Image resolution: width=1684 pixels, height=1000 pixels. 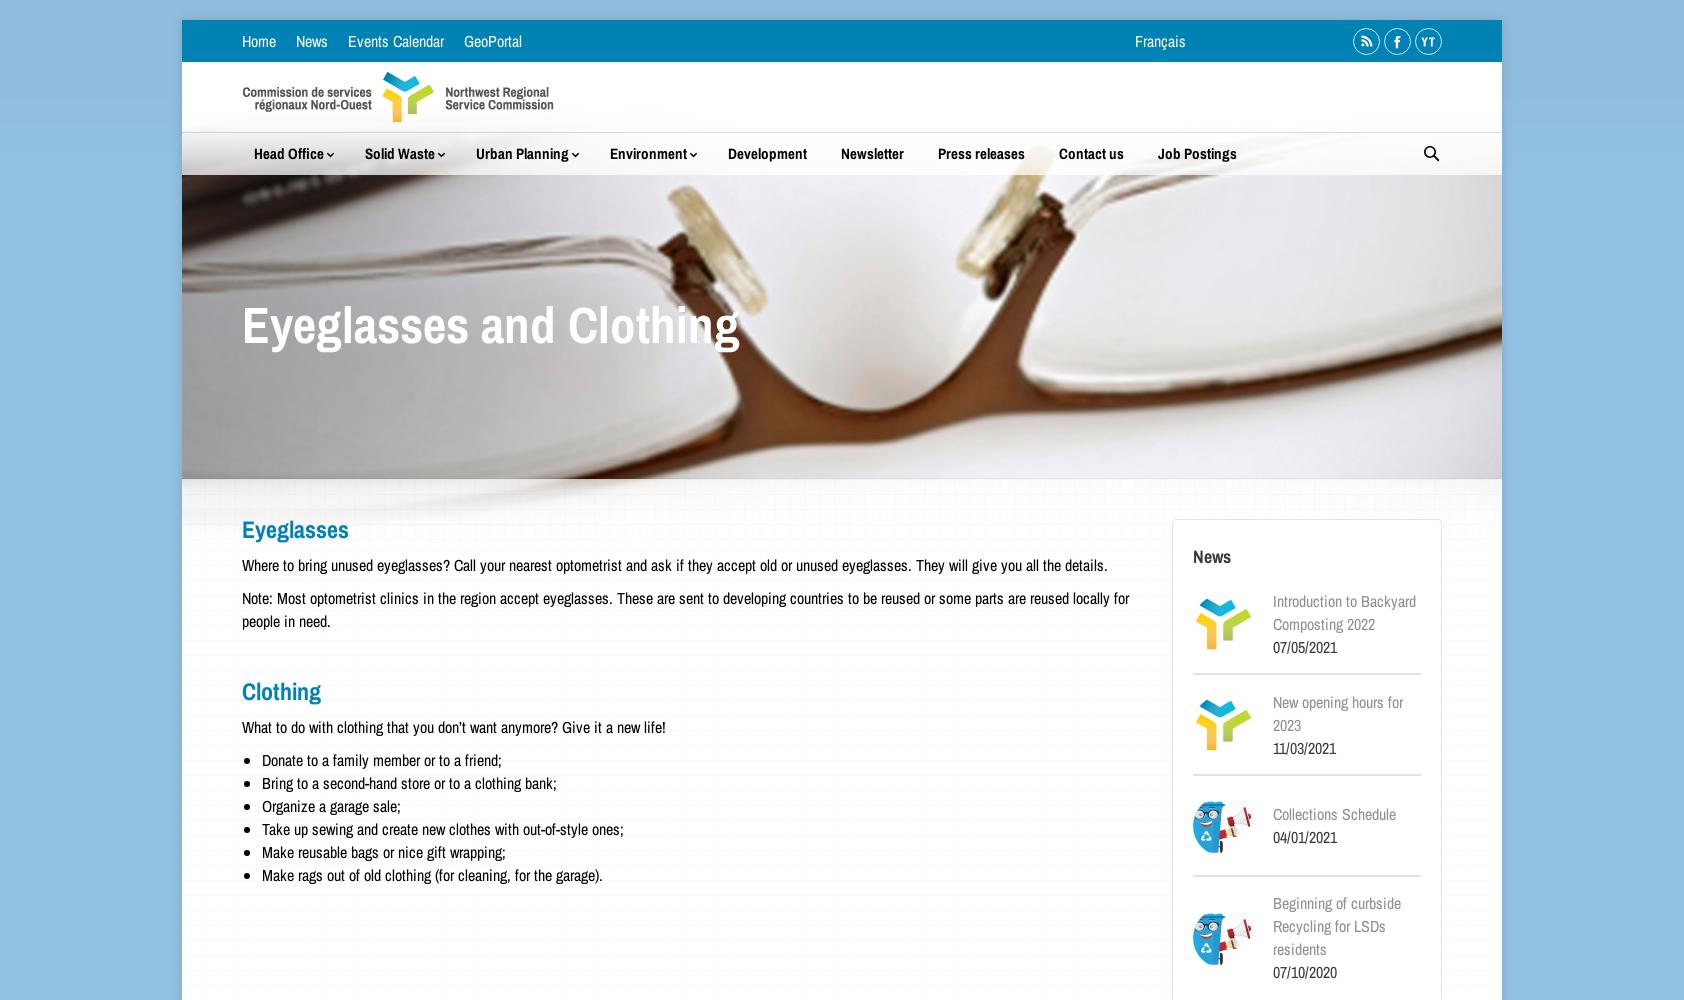 I want to click on 'Meeting Minutes', so click(x=1383, y=283).